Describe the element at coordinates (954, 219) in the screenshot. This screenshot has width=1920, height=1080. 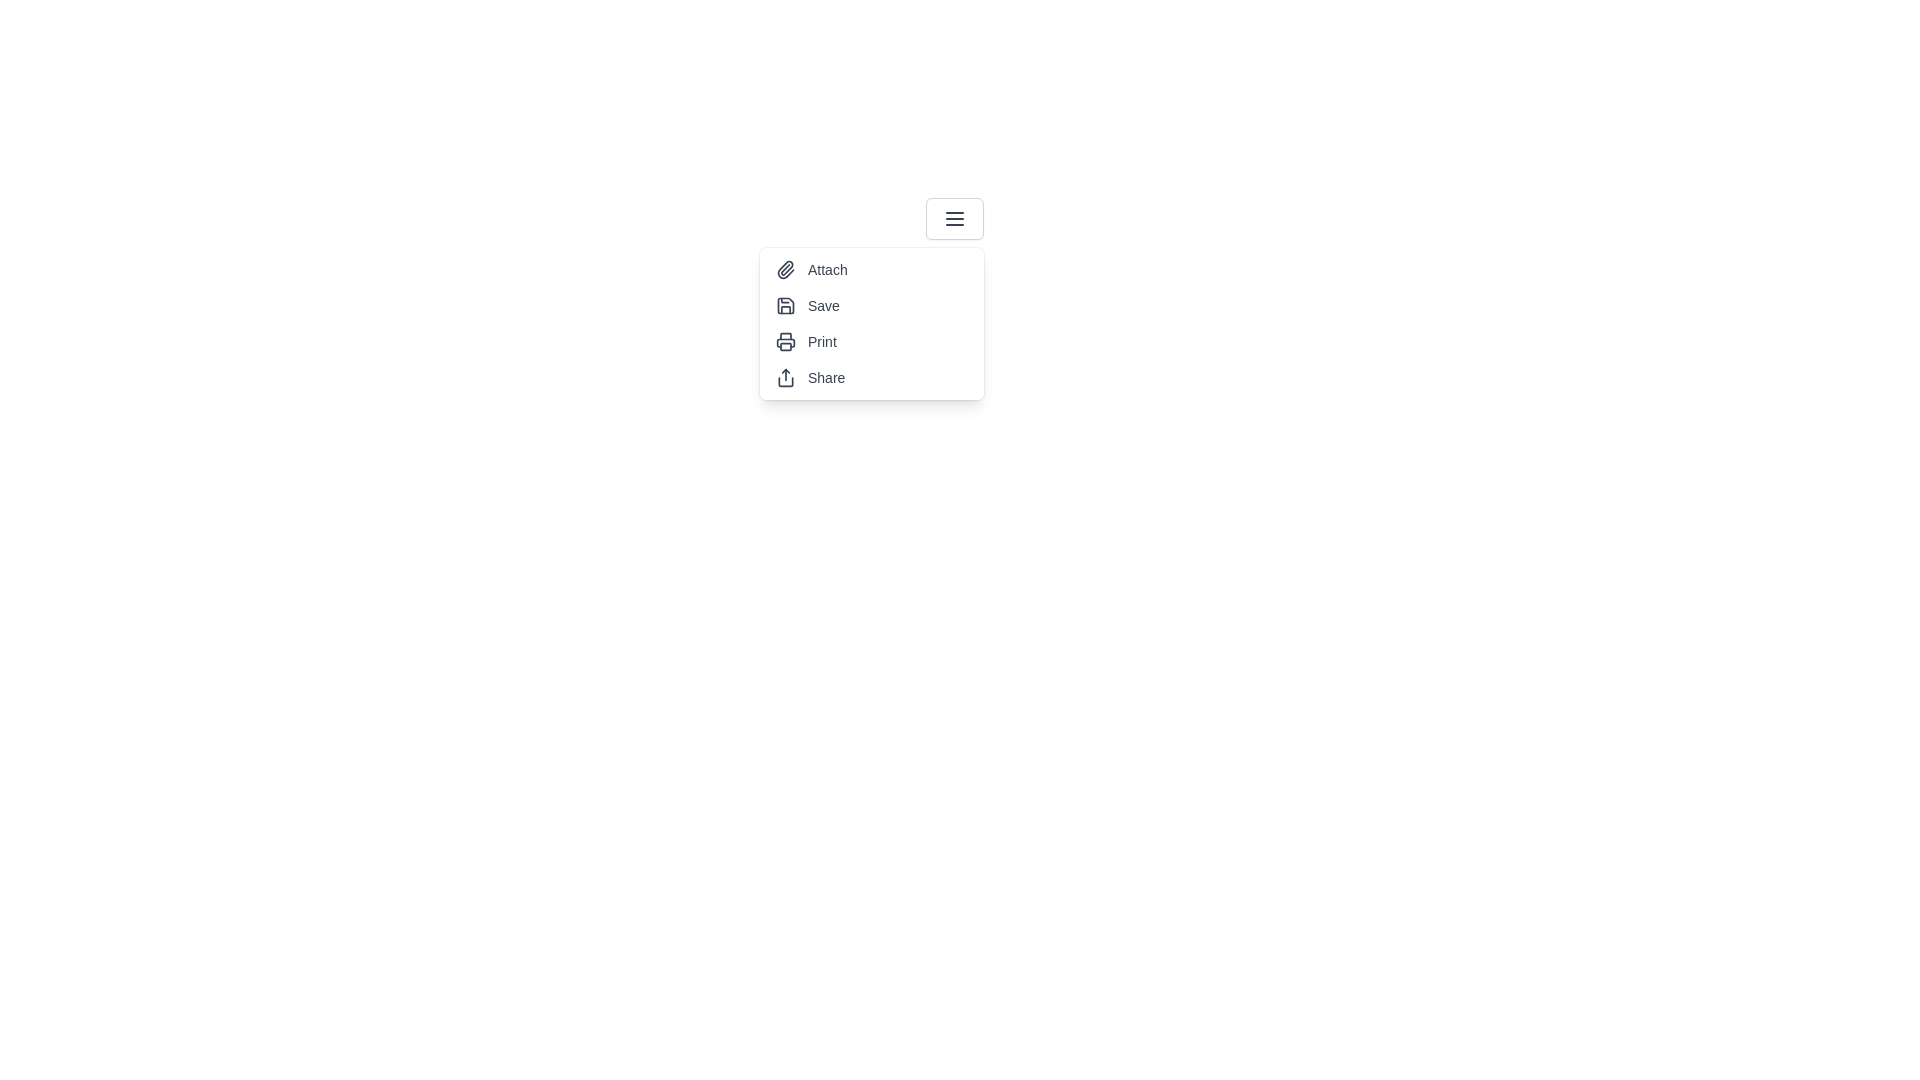
I see `the menu (hamburger) icon located at the top-right corner` at that location.